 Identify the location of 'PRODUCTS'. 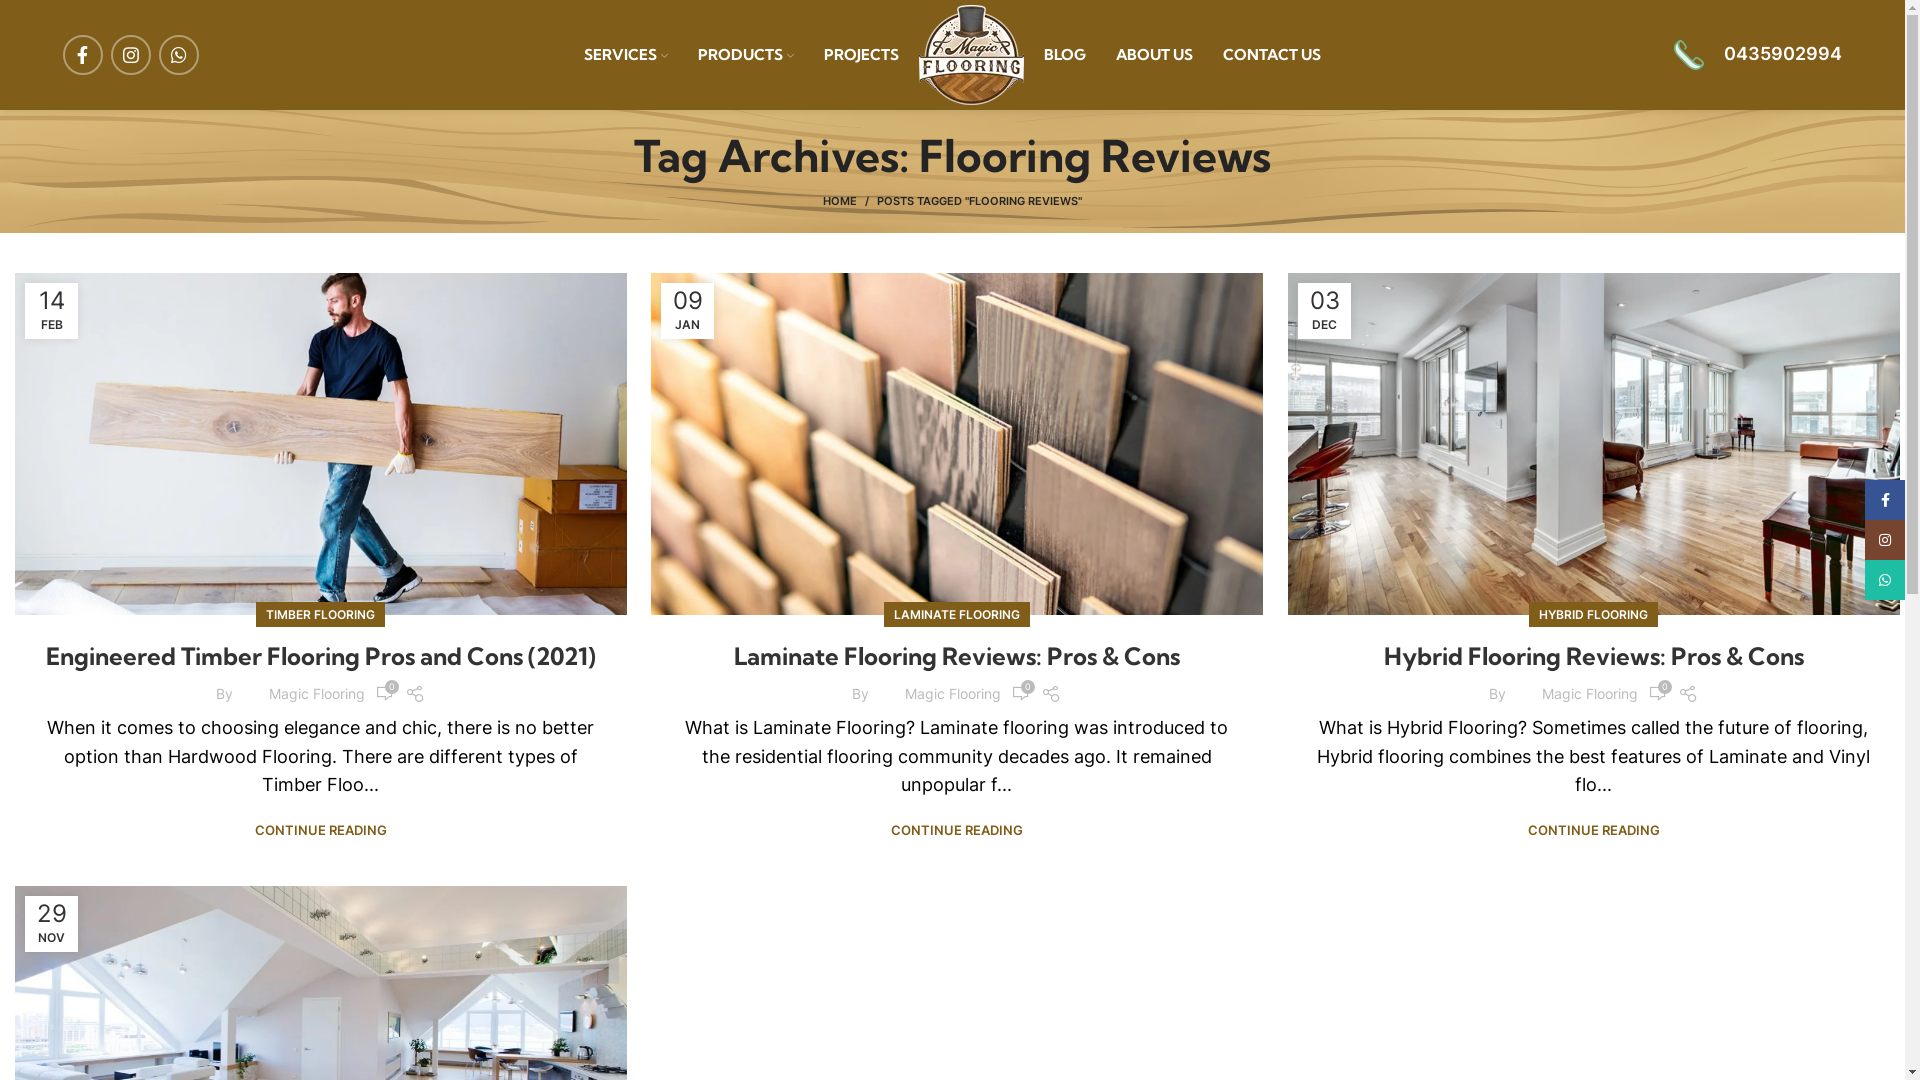
(744, 53).